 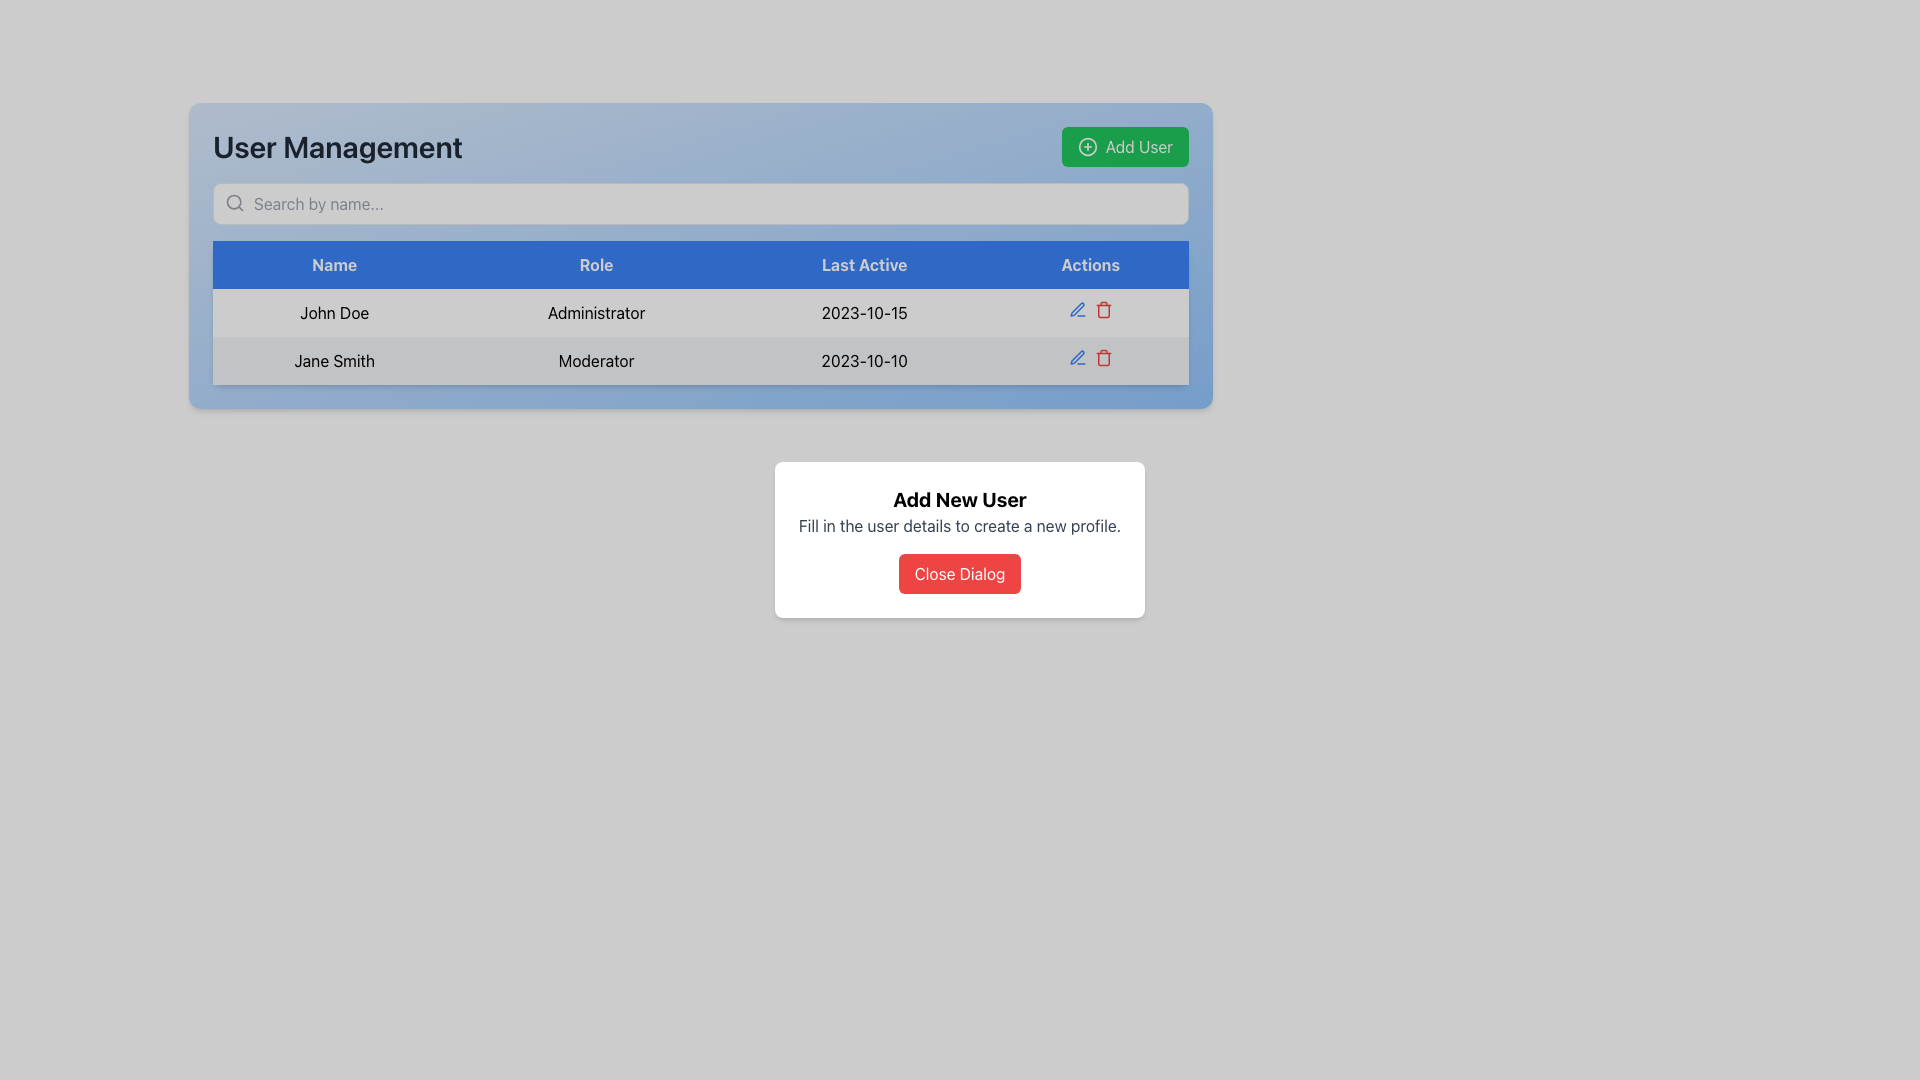 What do you see at coordinates (1076, 309) in the screenshot?
I see `the SVG pencil icon` at bounding box center [1076, 309].